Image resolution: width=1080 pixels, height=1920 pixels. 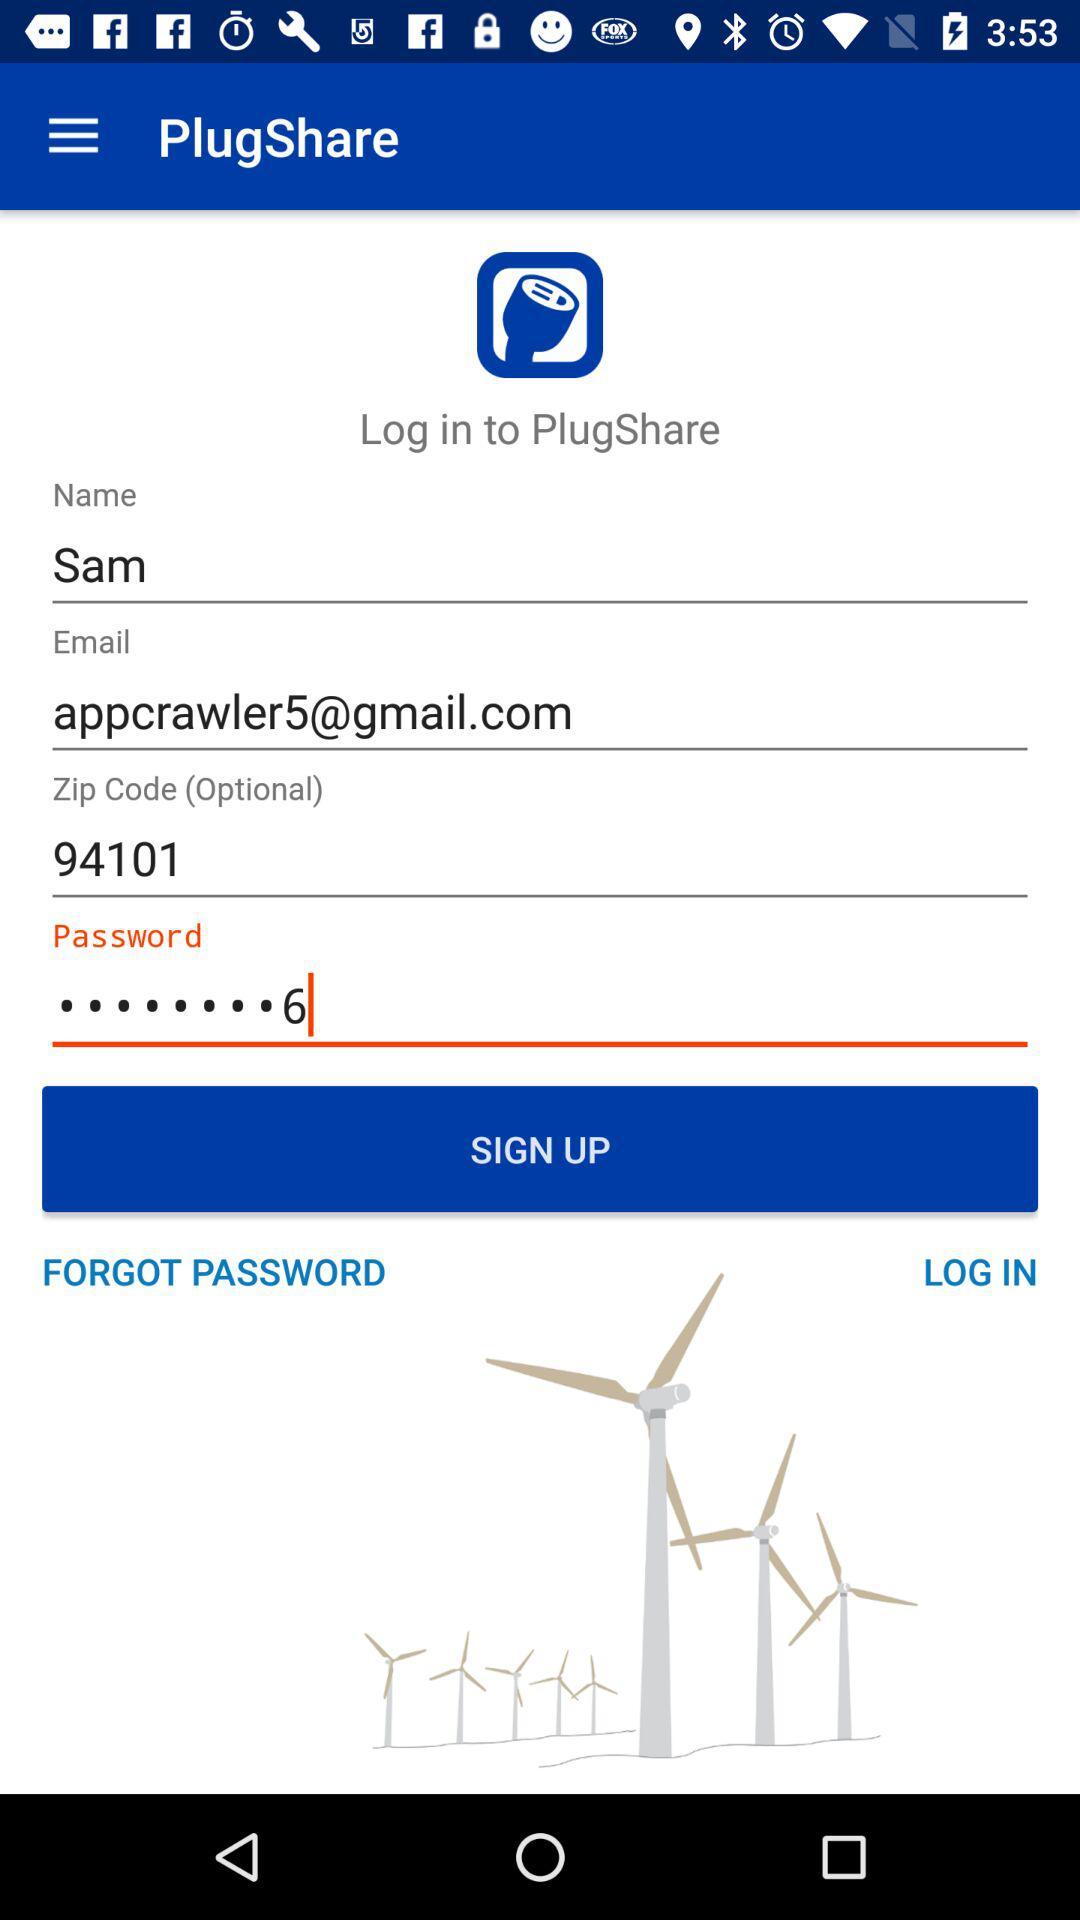 I want to click on the crowd3116, so click(x=540, y=1005).